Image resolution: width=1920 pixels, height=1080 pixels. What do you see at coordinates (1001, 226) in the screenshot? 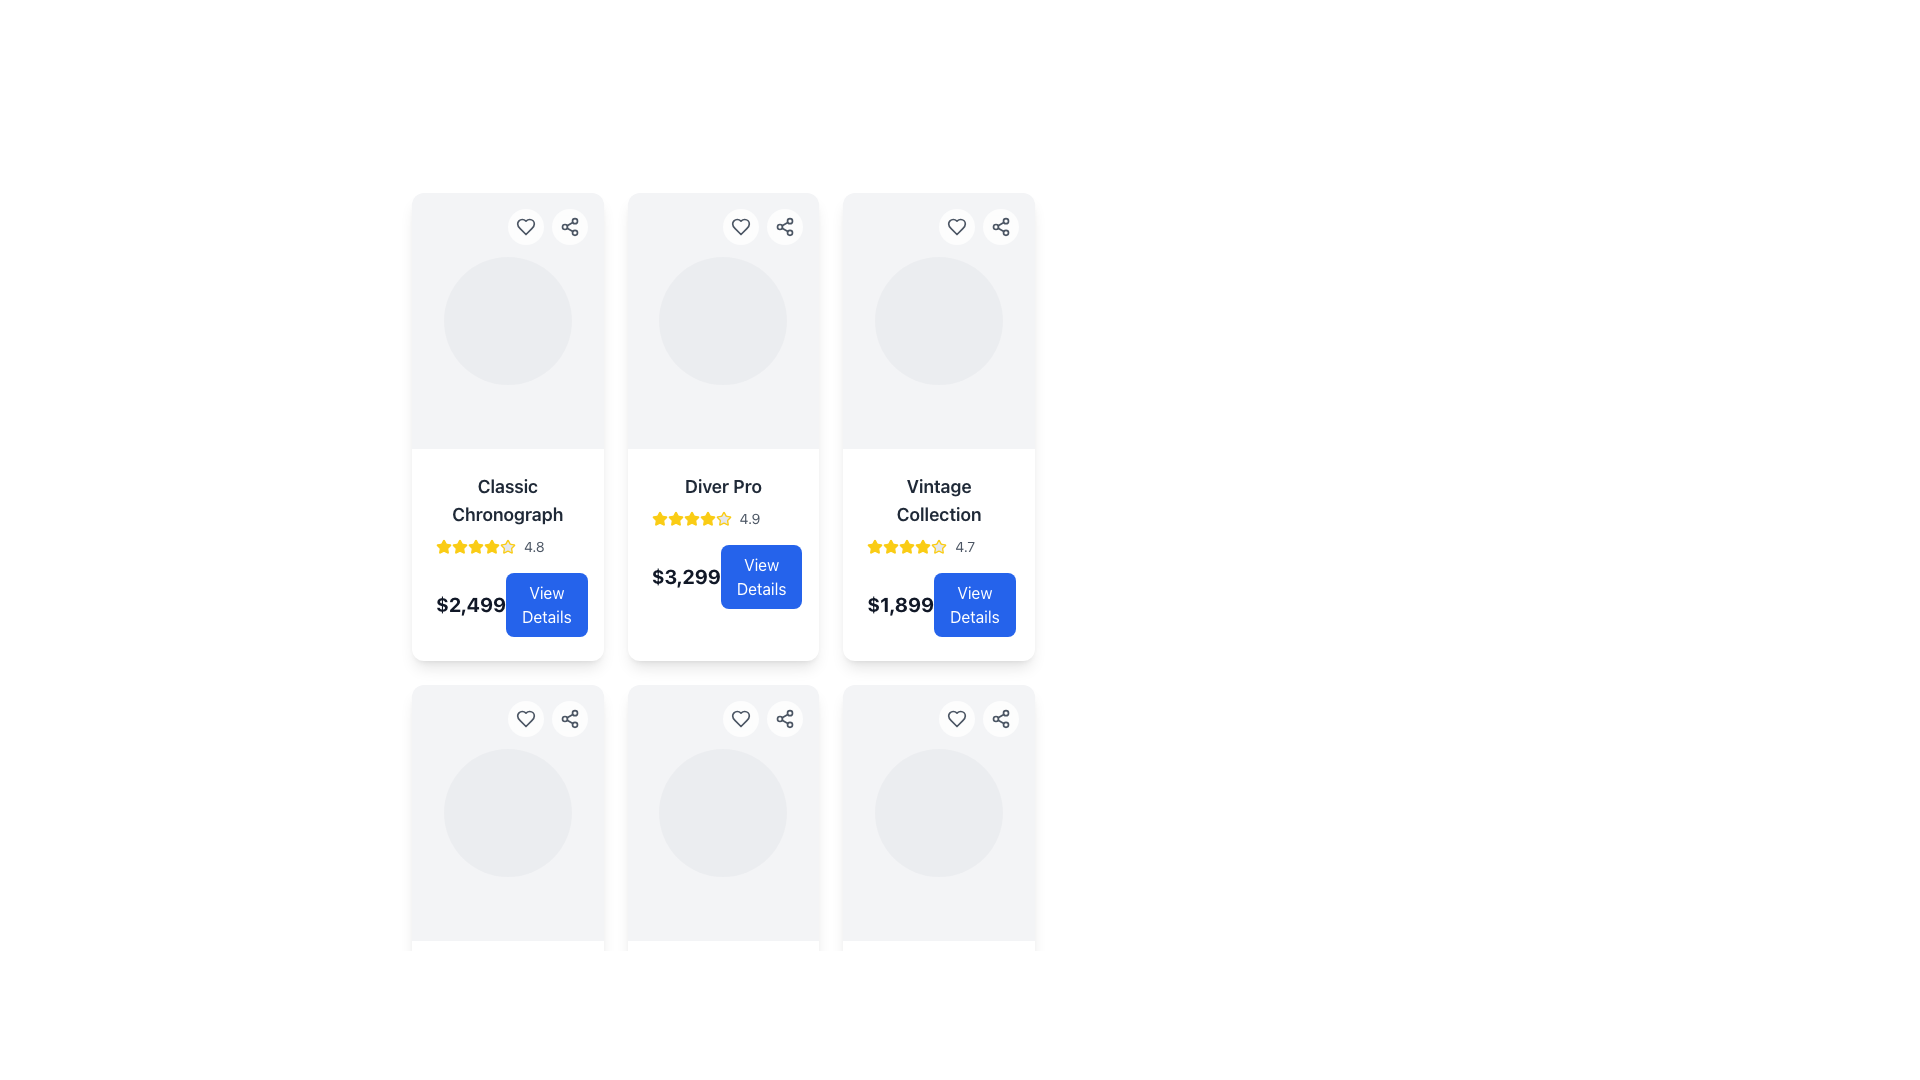
I see `the circular share button with a semi-transparent white background located in the top-right corner of the 'Vintage Collection' card` at bounding box center [1001, 226].